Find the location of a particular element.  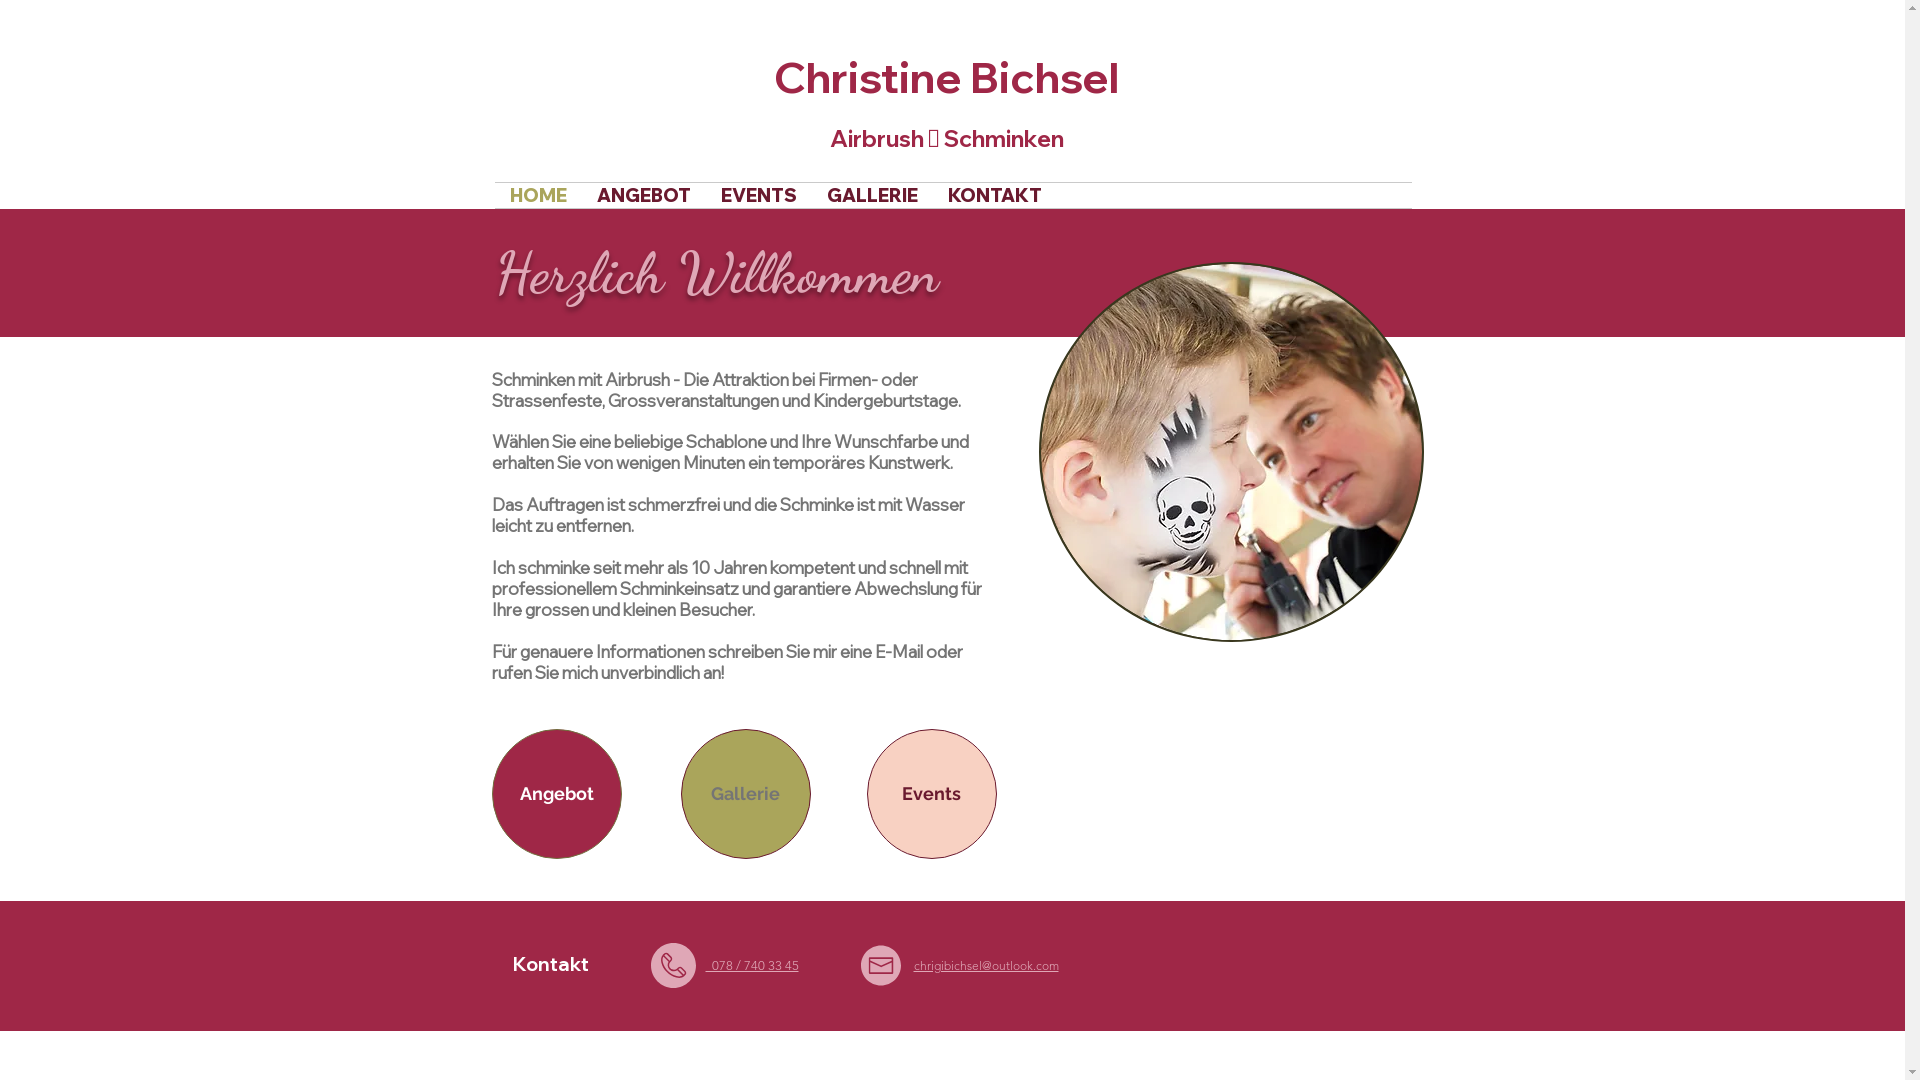

'HOME' is located at coordinates (537, 195).